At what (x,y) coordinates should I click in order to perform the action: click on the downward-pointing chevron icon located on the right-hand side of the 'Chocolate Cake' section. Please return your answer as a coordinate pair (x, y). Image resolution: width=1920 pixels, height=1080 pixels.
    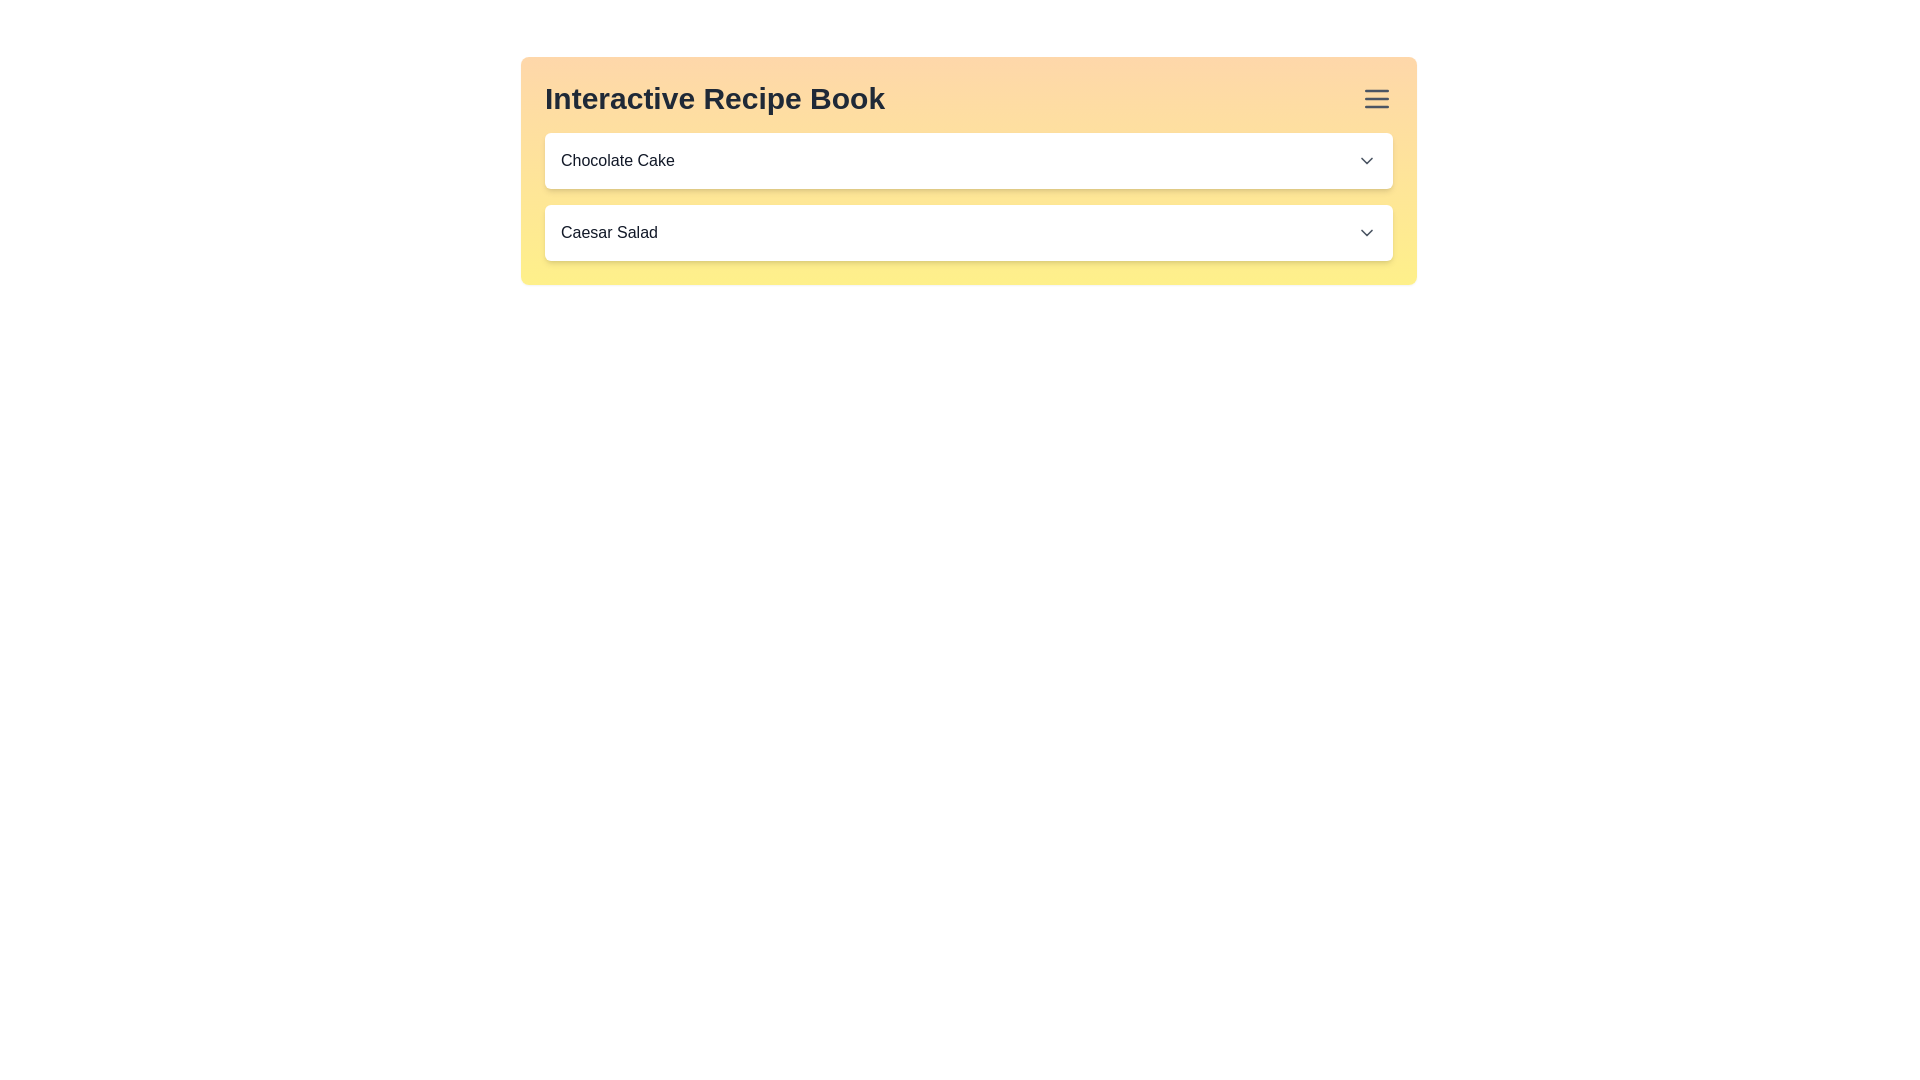
    Looking at the image, I should click on (1366, 160).